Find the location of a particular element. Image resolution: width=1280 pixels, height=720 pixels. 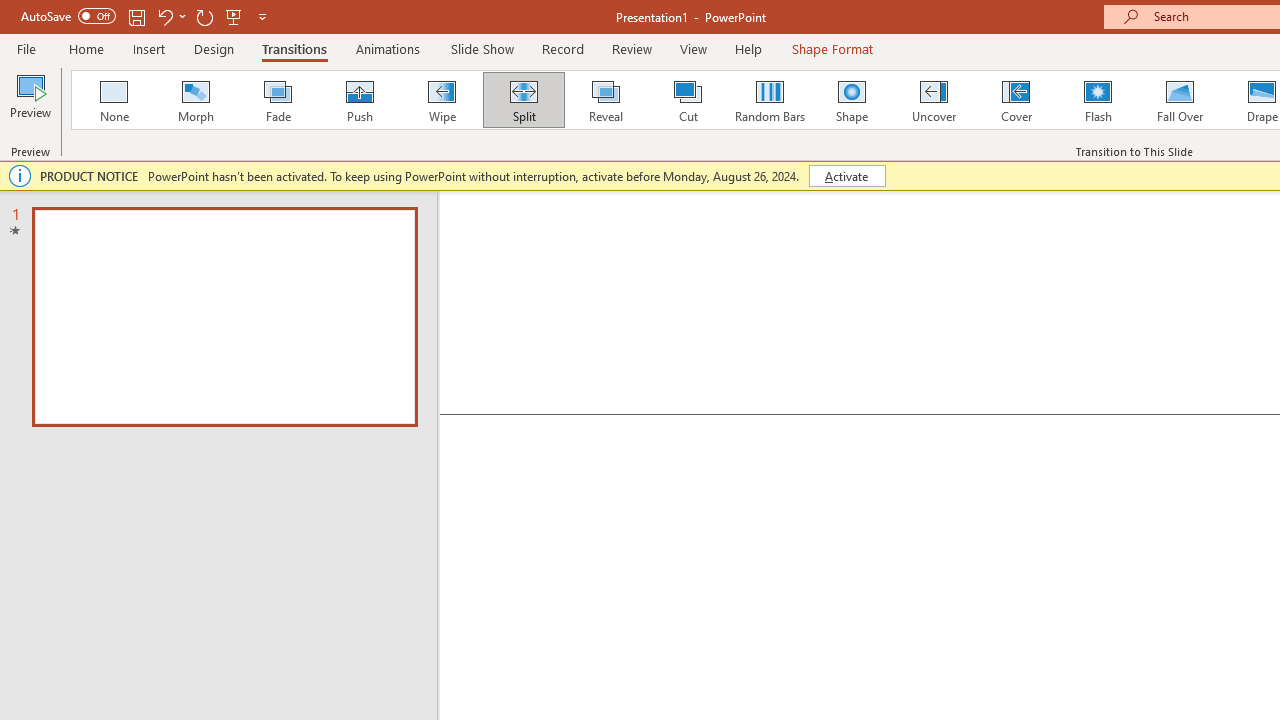

'Flash' is located at coordinates (1097, 100).